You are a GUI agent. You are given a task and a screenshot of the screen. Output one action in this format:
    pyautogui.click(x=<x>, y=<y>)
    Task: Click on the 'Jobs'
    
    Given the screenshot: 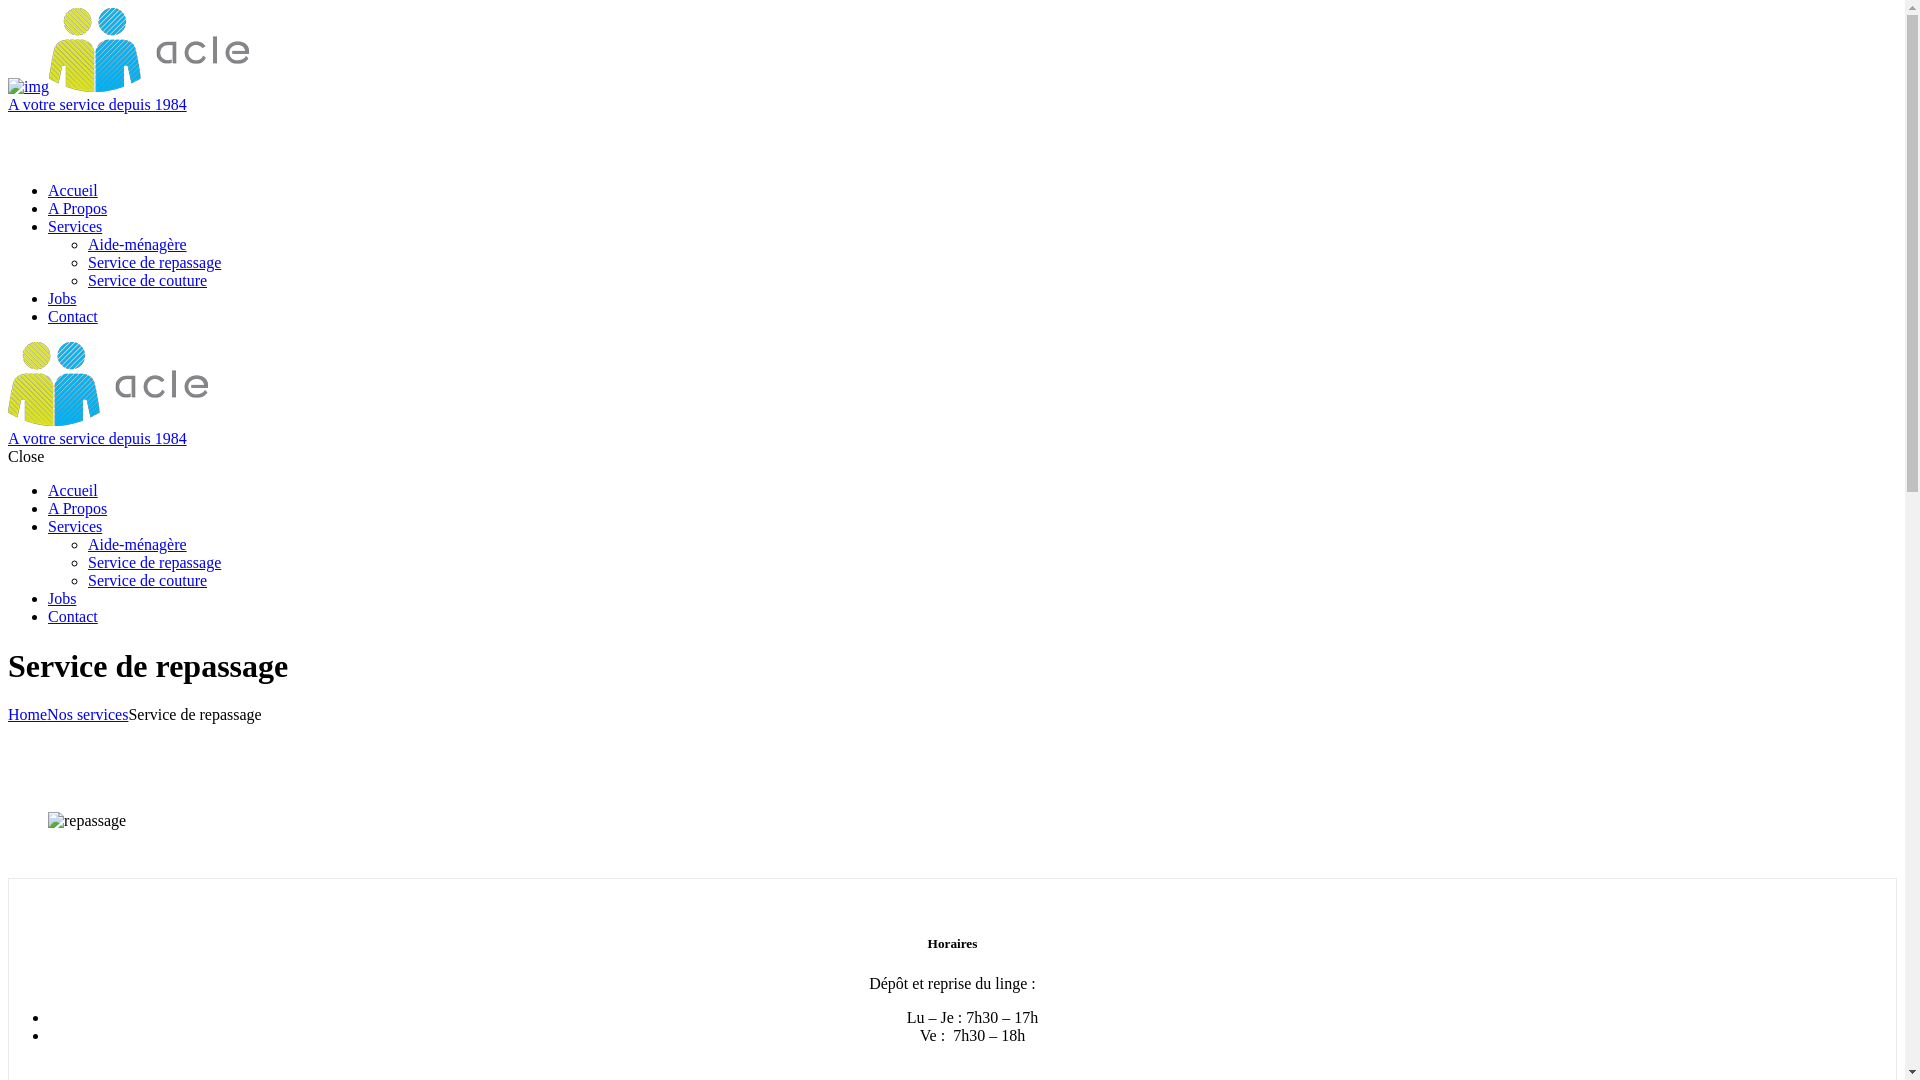 What is the action you would take?
    pyautogui.click(x=62, y=298)
    